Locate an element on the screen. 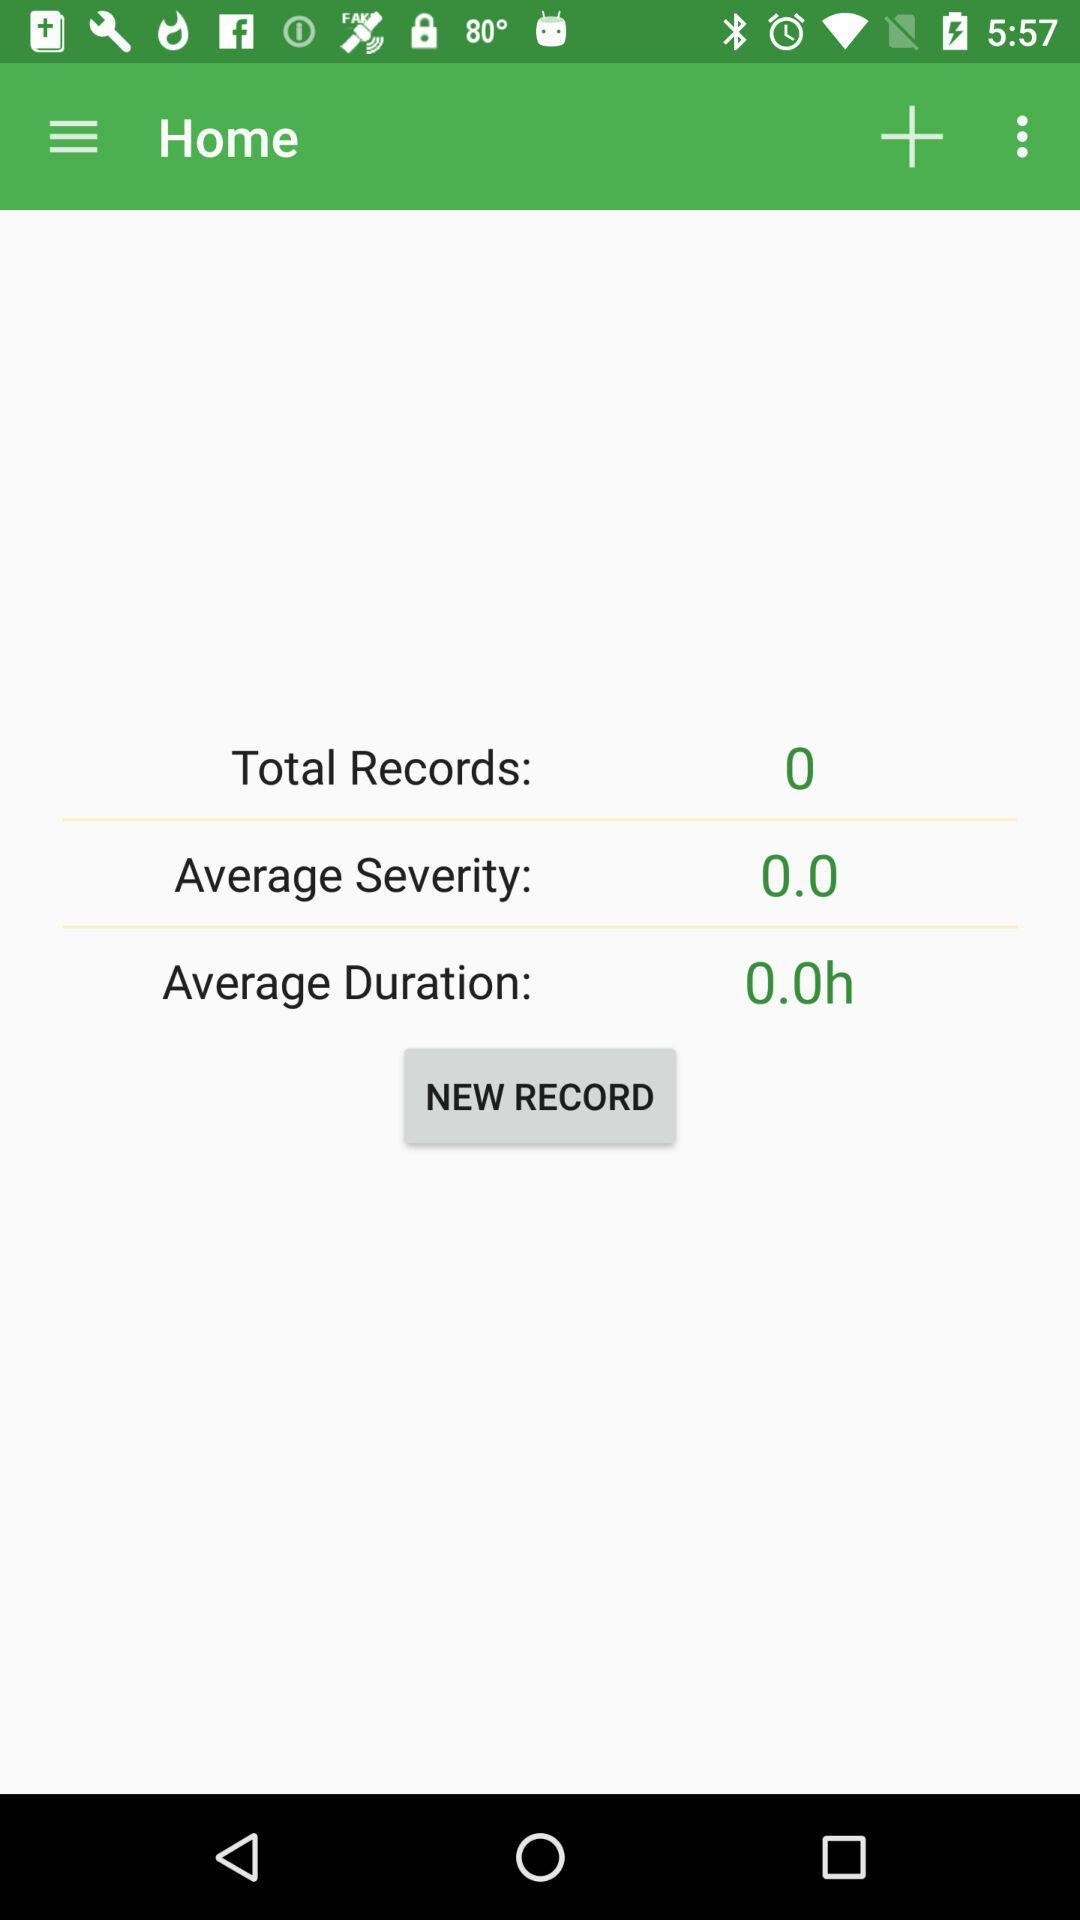 Image resolution: width=1080 pixels, height=1920 pixels. option bar is located at coordinates (72, 135).